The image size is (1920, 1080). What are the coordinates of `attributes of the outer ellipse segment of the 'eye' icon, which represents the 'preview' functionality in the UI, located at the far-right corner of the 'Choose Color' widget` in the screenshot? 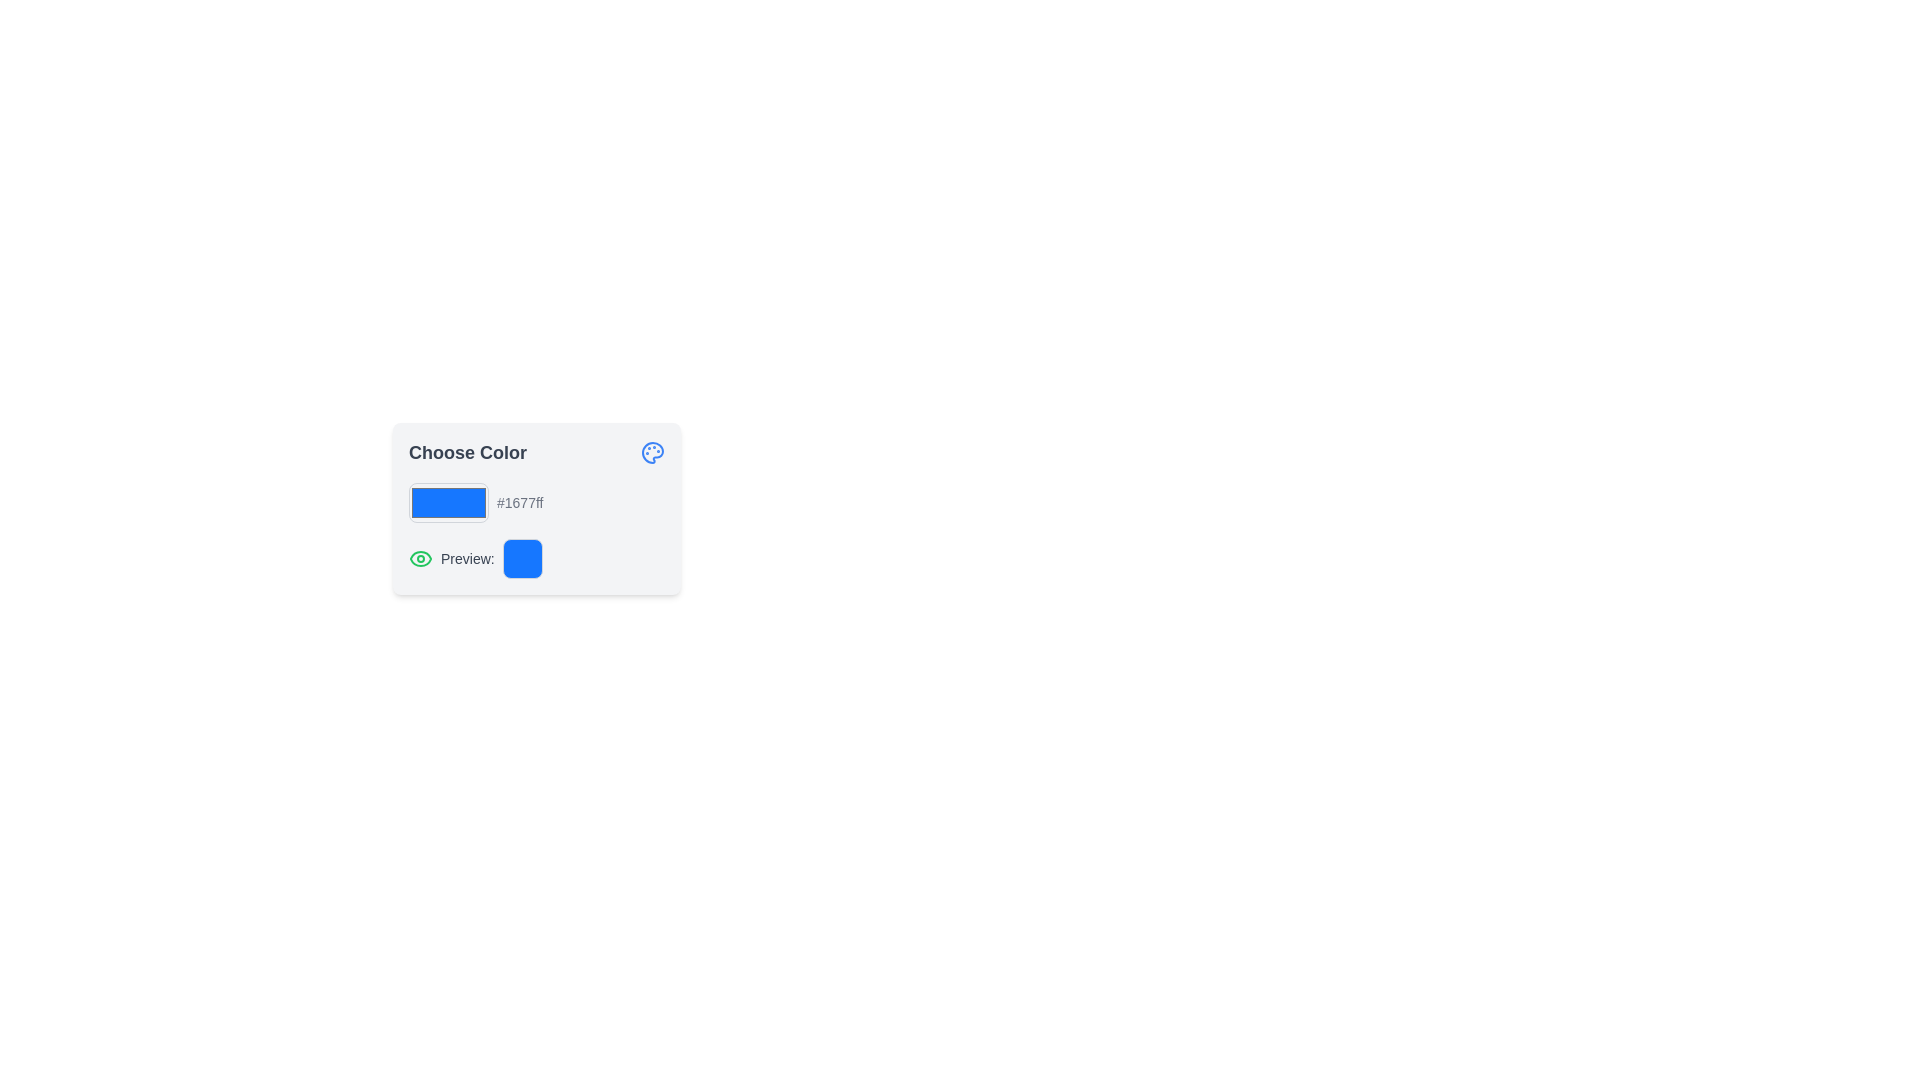 It's located at (420, 559).